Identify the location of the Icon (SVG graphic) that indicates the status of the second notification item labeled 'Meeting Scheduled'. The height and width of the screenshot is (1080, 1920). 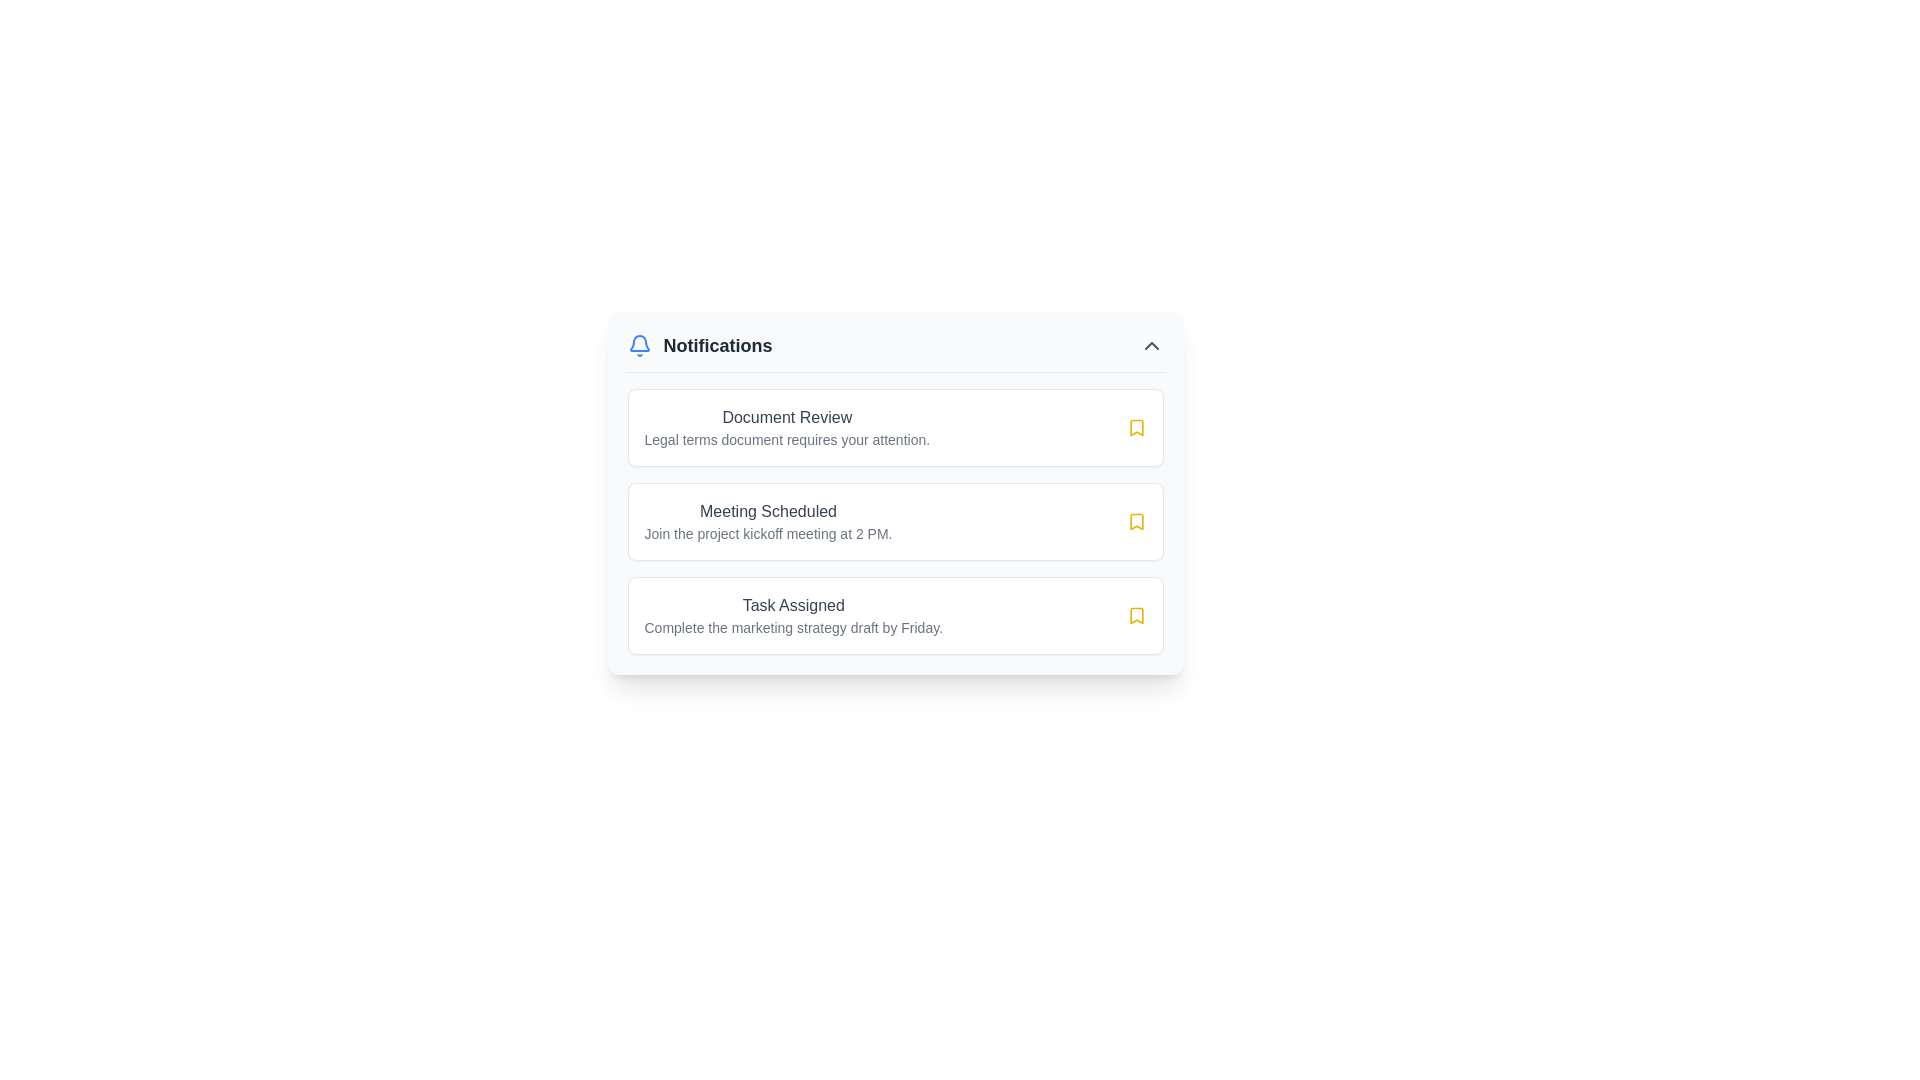
(1136, 427).